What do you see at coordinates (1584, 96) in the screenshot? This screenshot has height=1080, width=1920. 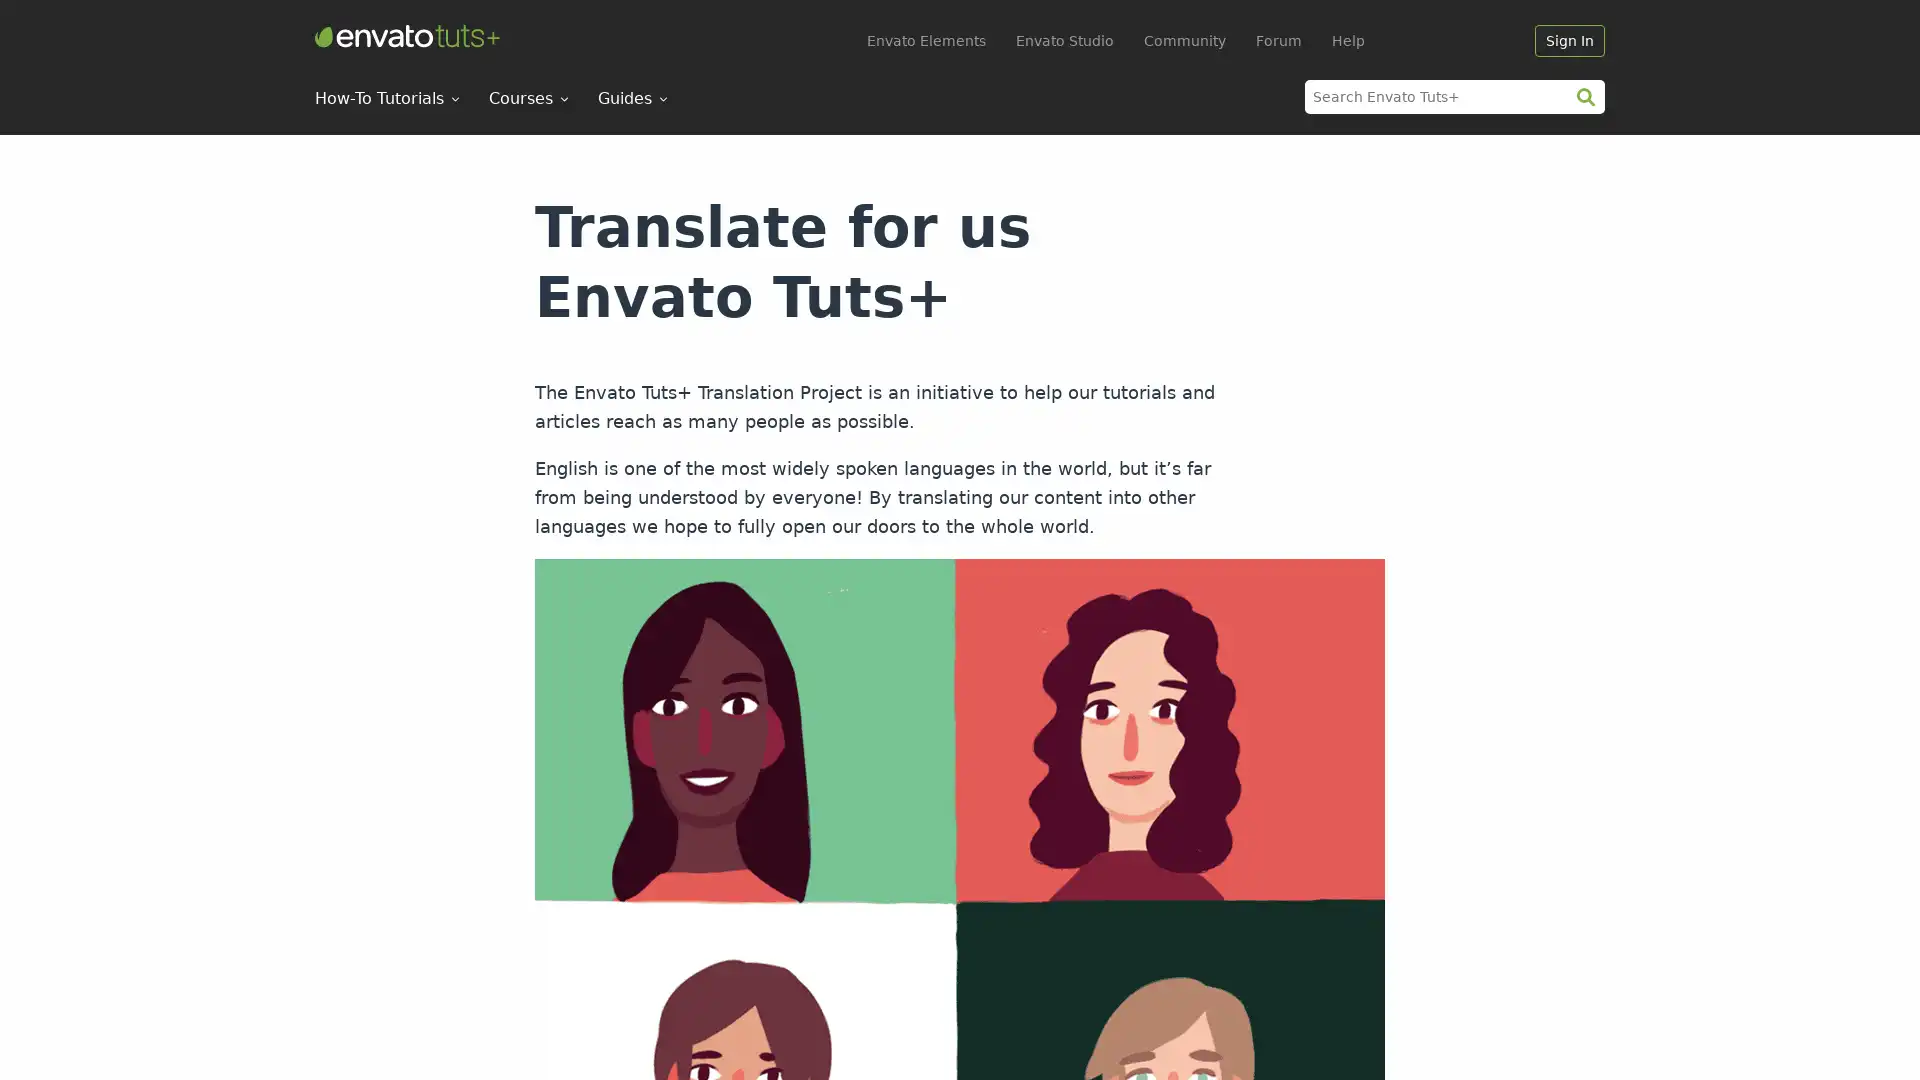 I see `search` at bounding box center [1584, 96].